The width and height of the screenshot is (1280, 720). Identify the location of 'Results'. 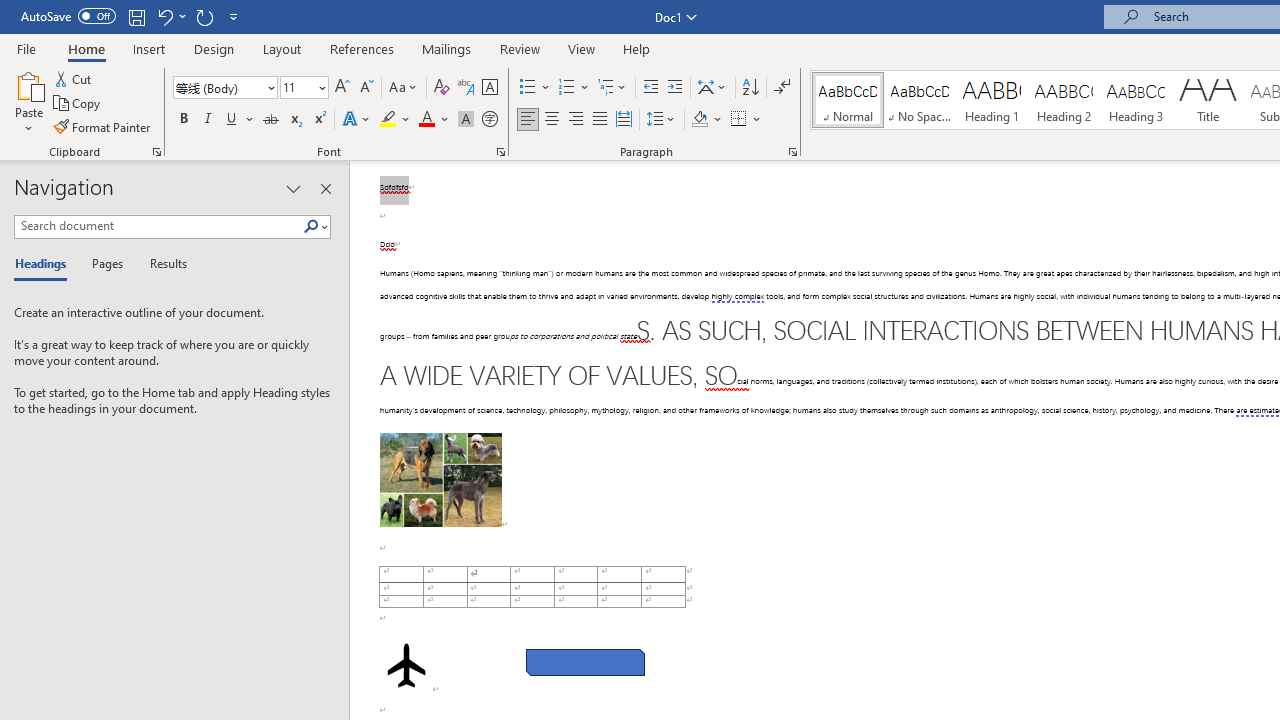
(161, 264).